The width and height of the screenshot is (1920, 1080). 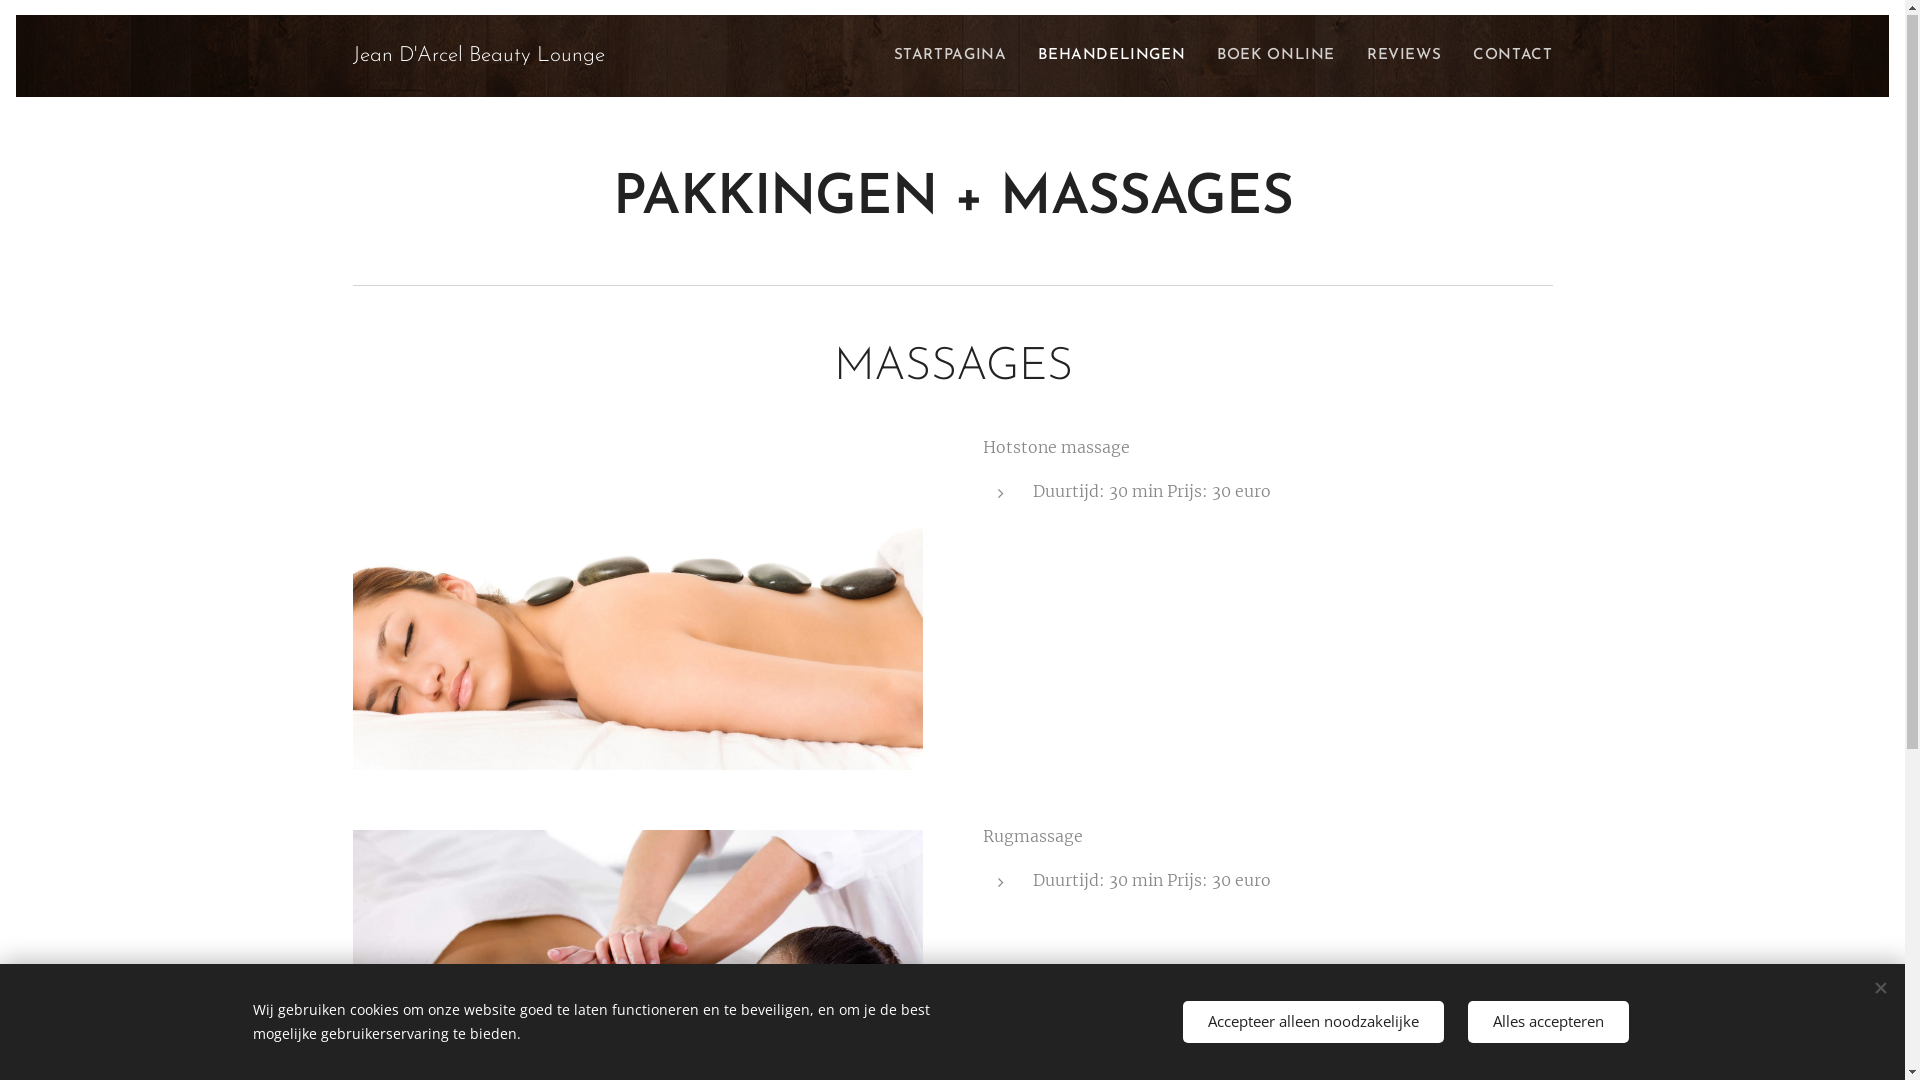 I want to click on 'BEHANDELINGEN', so click(x=1110, y=56).